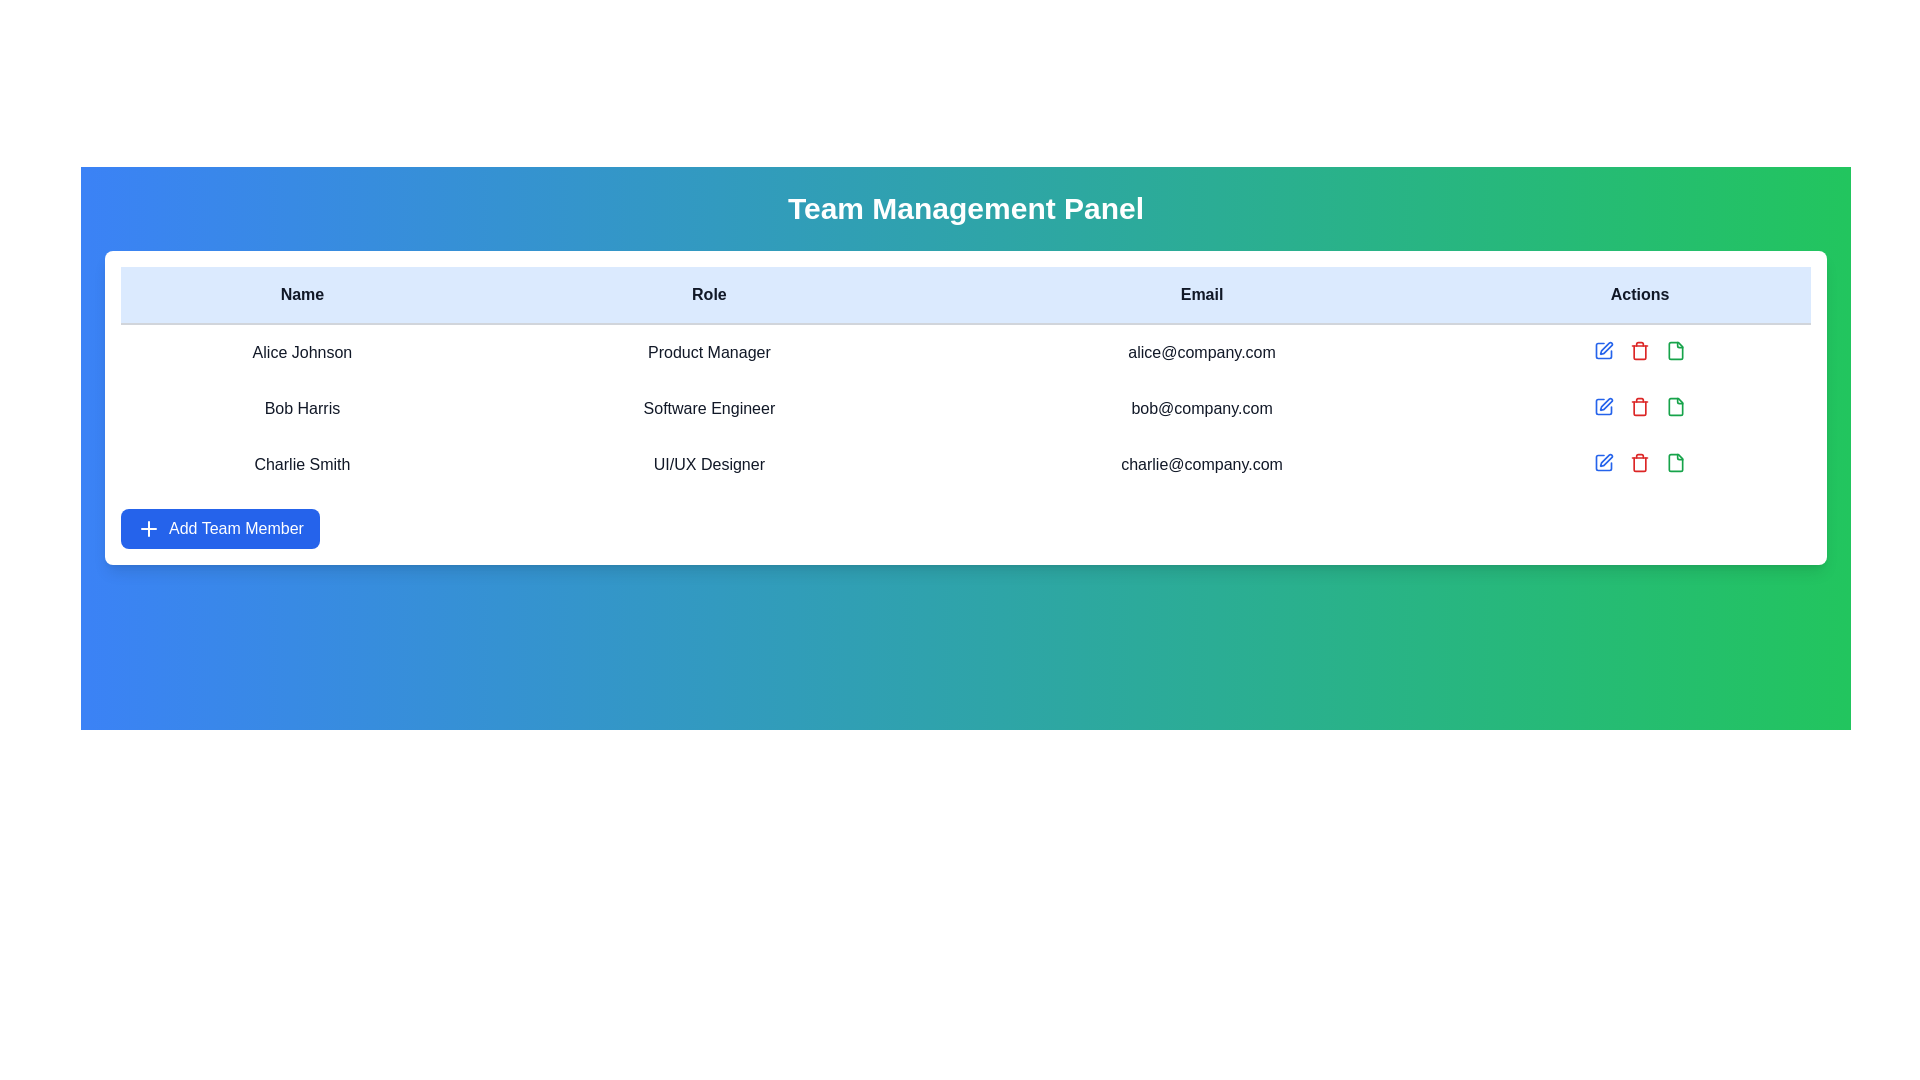 This screenshot has height=1080, width=1920. What do you see at coordinates (1675, 462) in the screenshot?
I see `the rightmost action button in the row for 'Charlie Smith' in the table` at bounding box center [1675, 462].